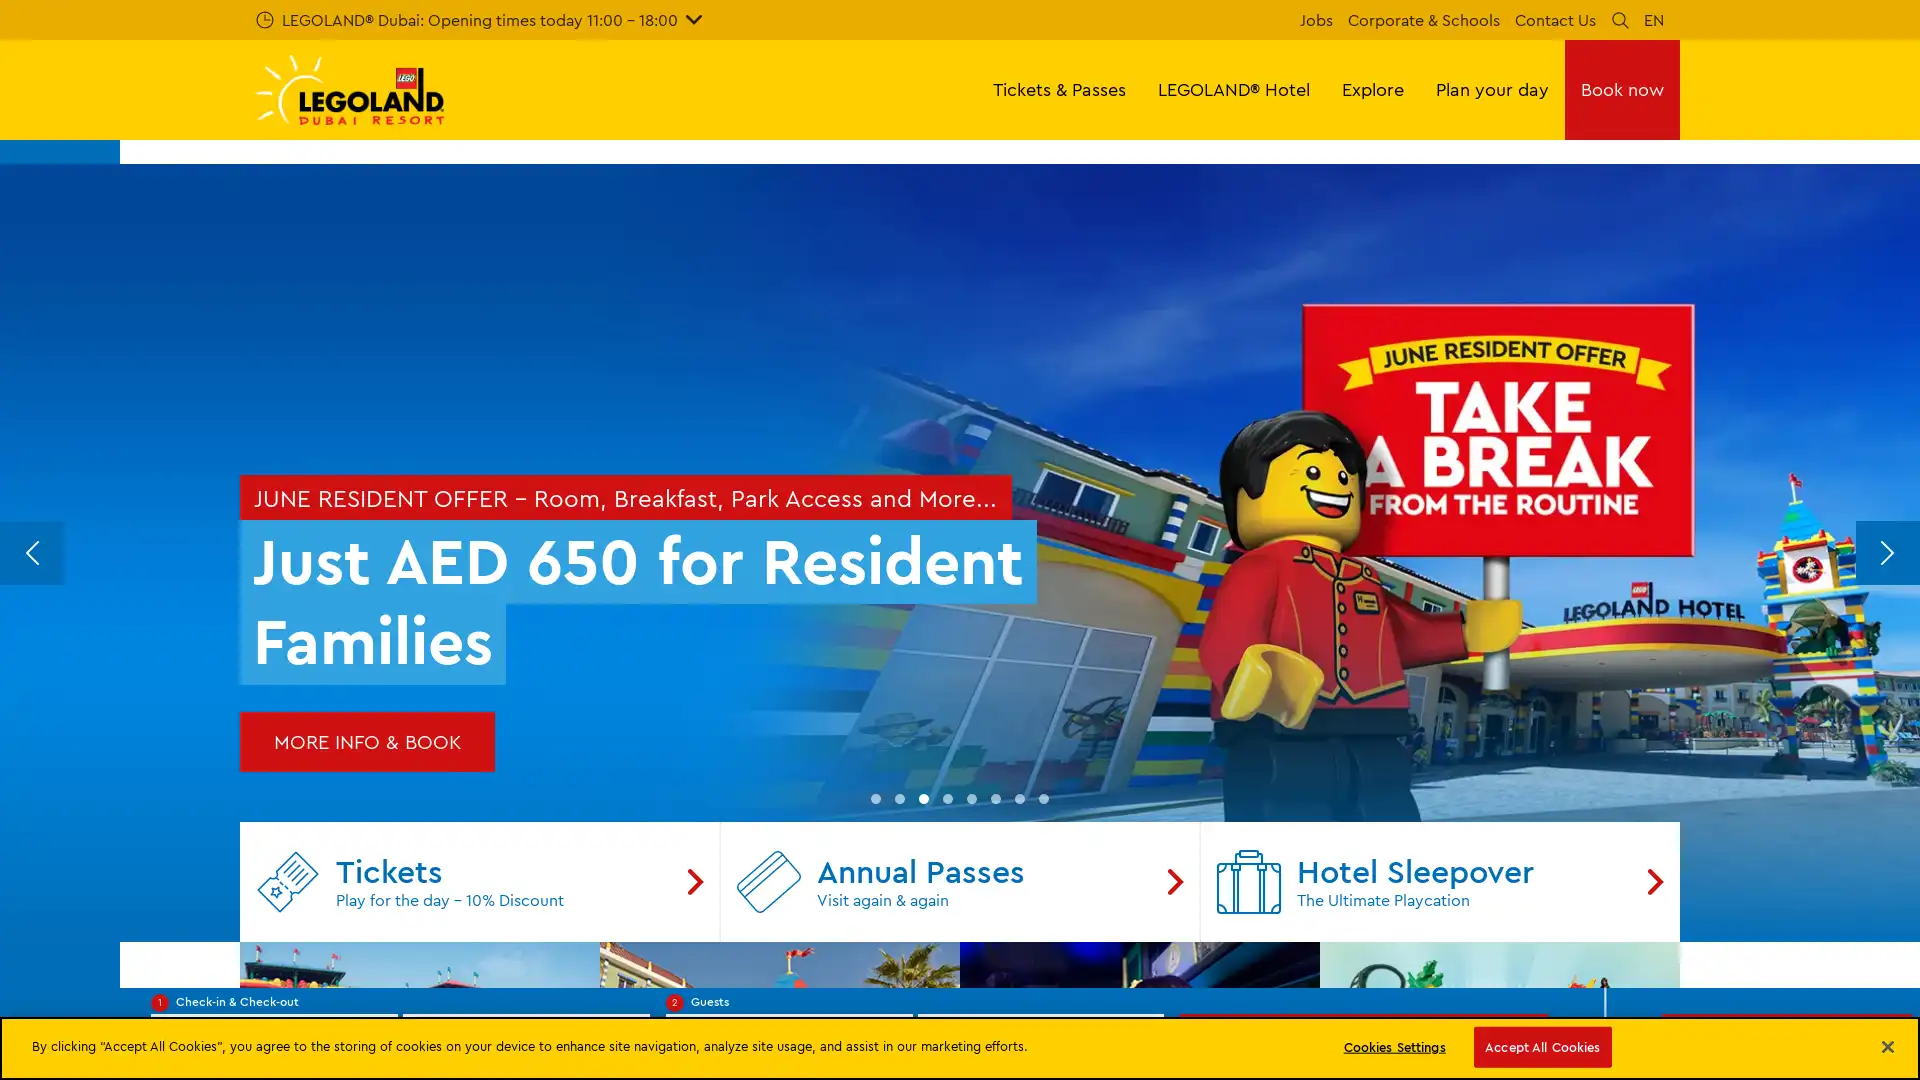 The height and width of the screenshot is (1080, 1920). I want to click on Go to slide 2, so click(899, 797).